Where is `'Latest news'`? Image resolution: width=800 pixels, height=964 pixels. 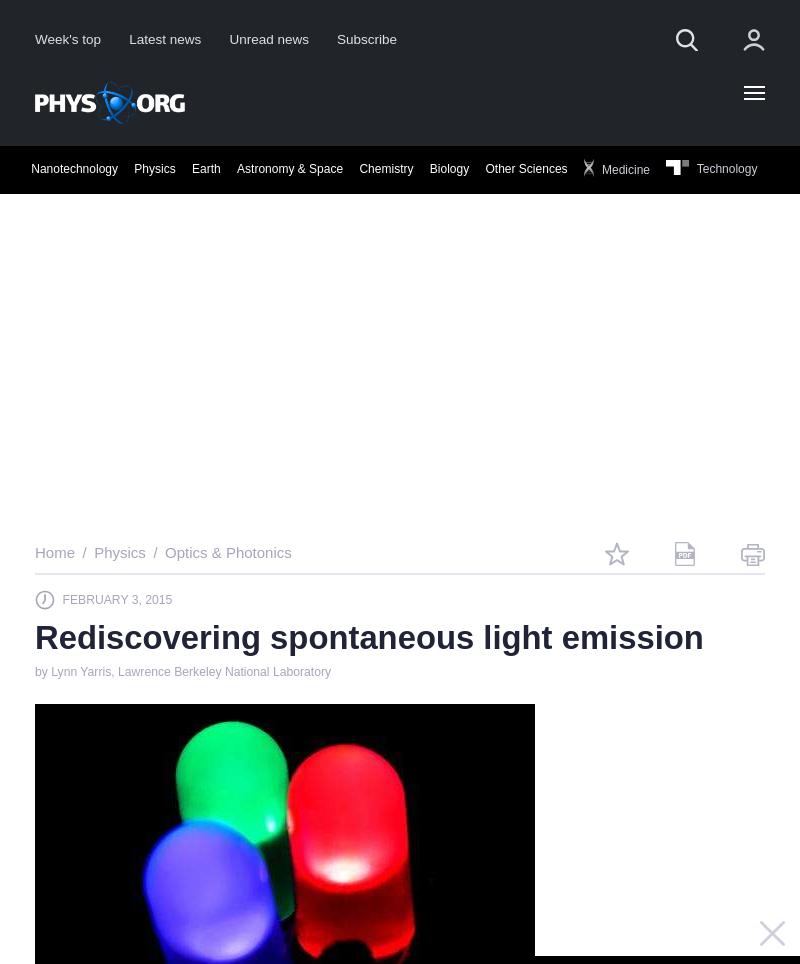 'Latest news' is located at coordinates (128, 37).